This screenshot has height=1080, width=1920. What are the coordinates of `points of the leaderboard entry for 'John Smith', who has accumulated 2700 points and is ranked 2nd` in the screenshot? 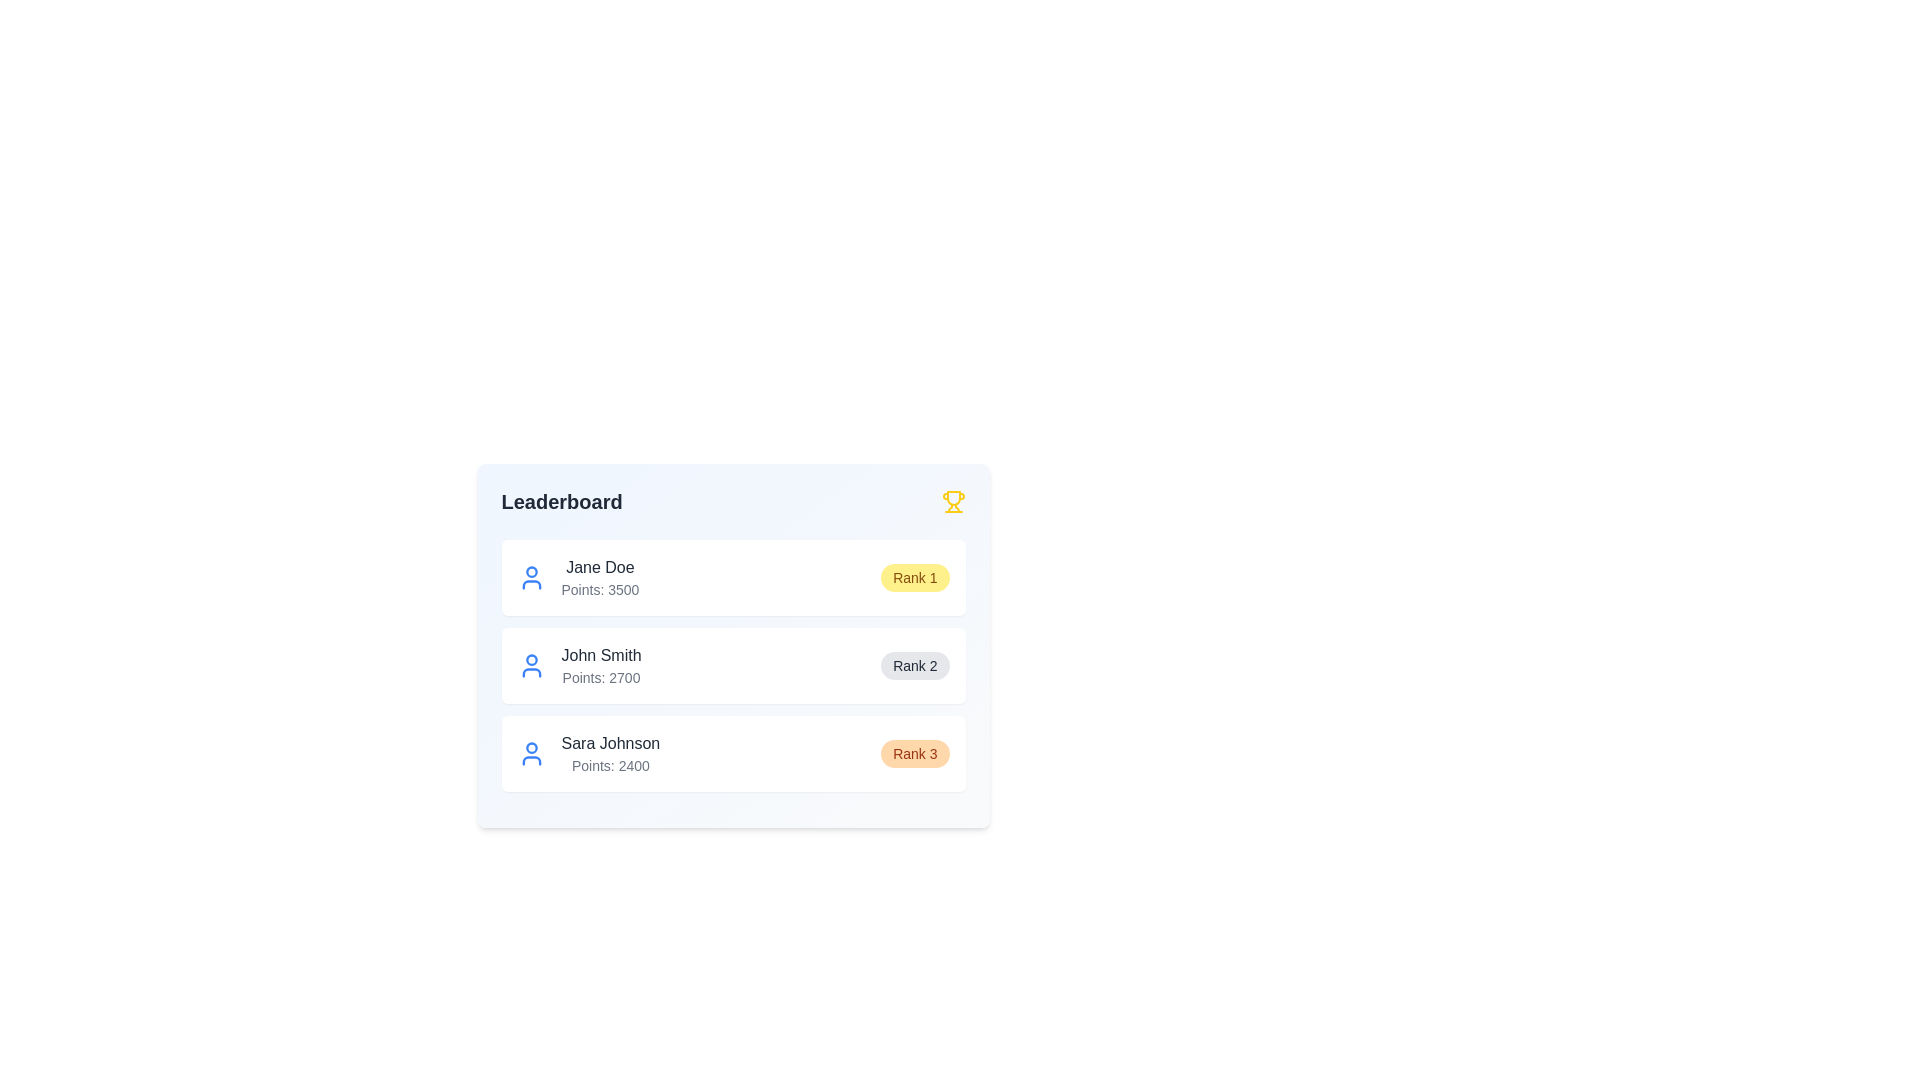 It's located at (732, 663).